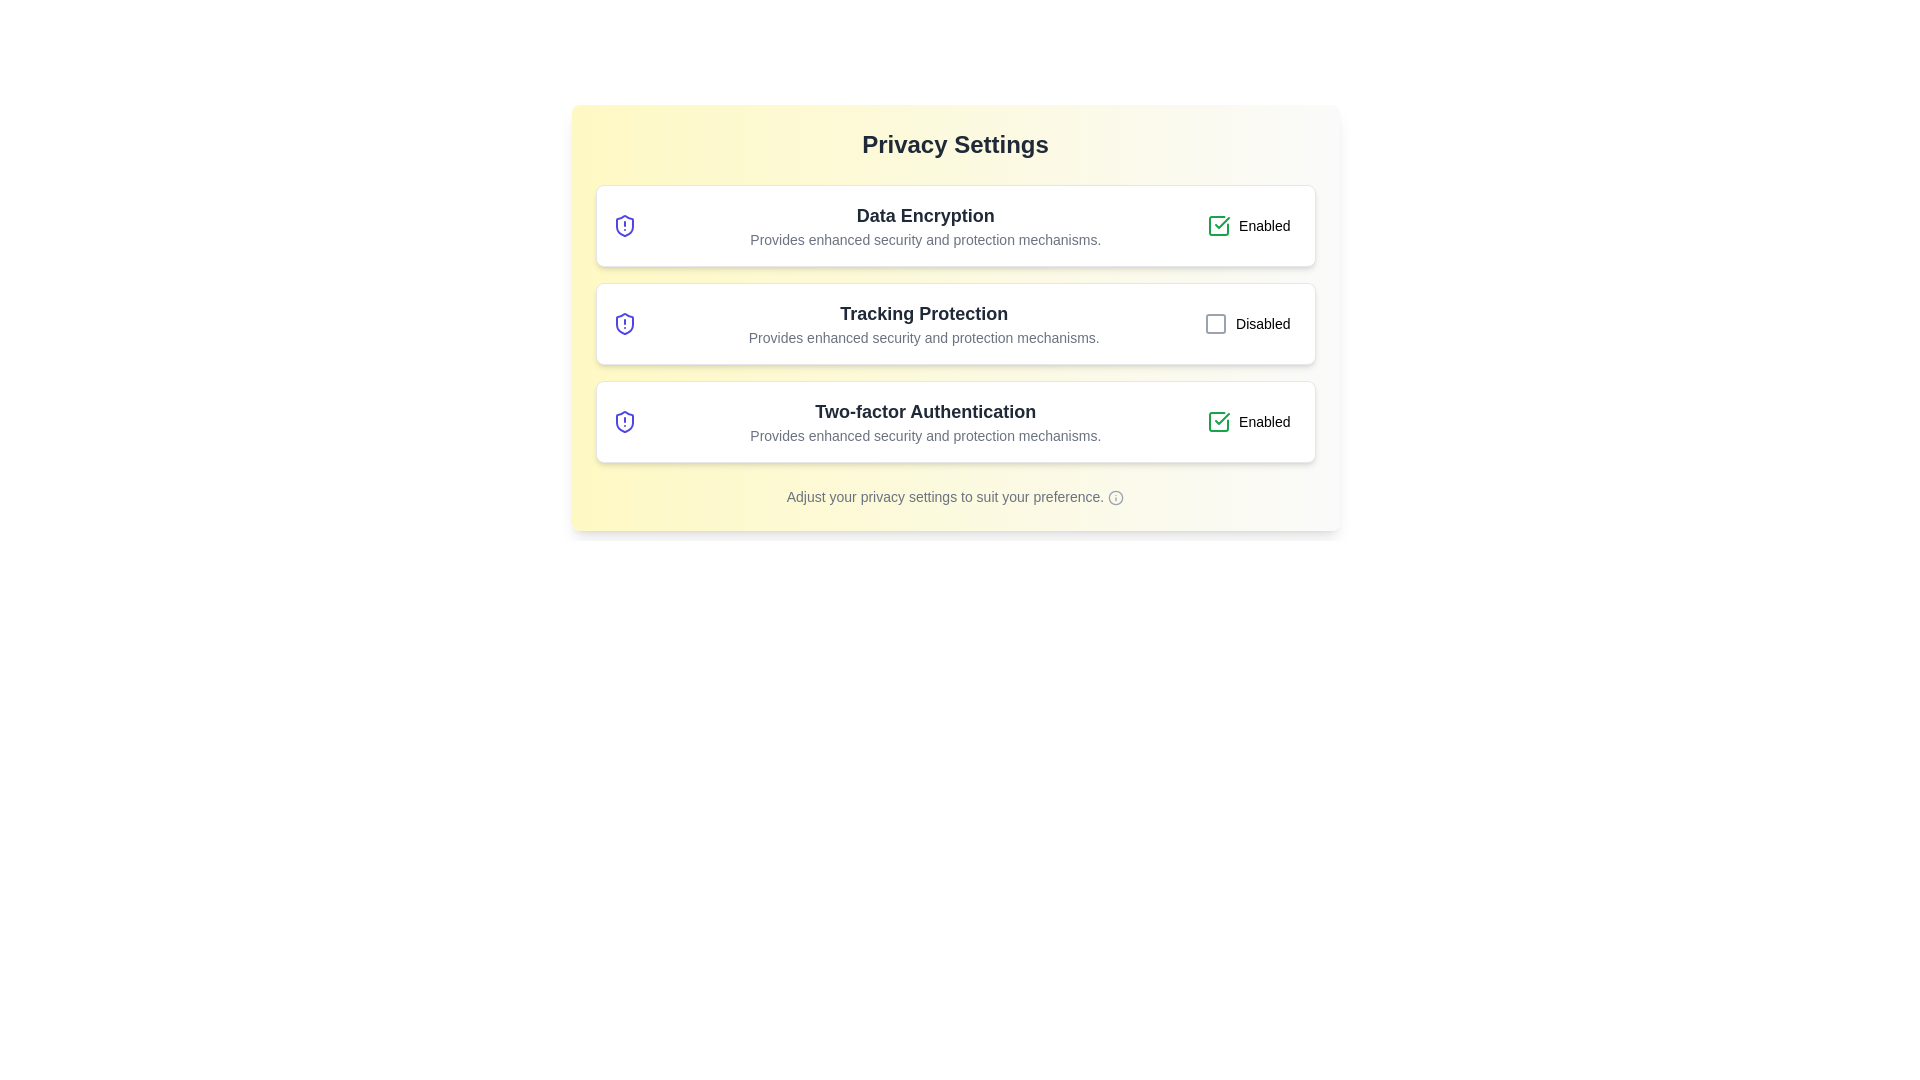 This screenshot has width=1920, height=1080. What do you see at coordinates (1115, 497) in the screenshot?
I see `the informational icon located at the end of the text line 'Adjust your privacy settings to suit your preference.' in the footer section of the Privacy Settings card` at bounding box center [1115, 497].